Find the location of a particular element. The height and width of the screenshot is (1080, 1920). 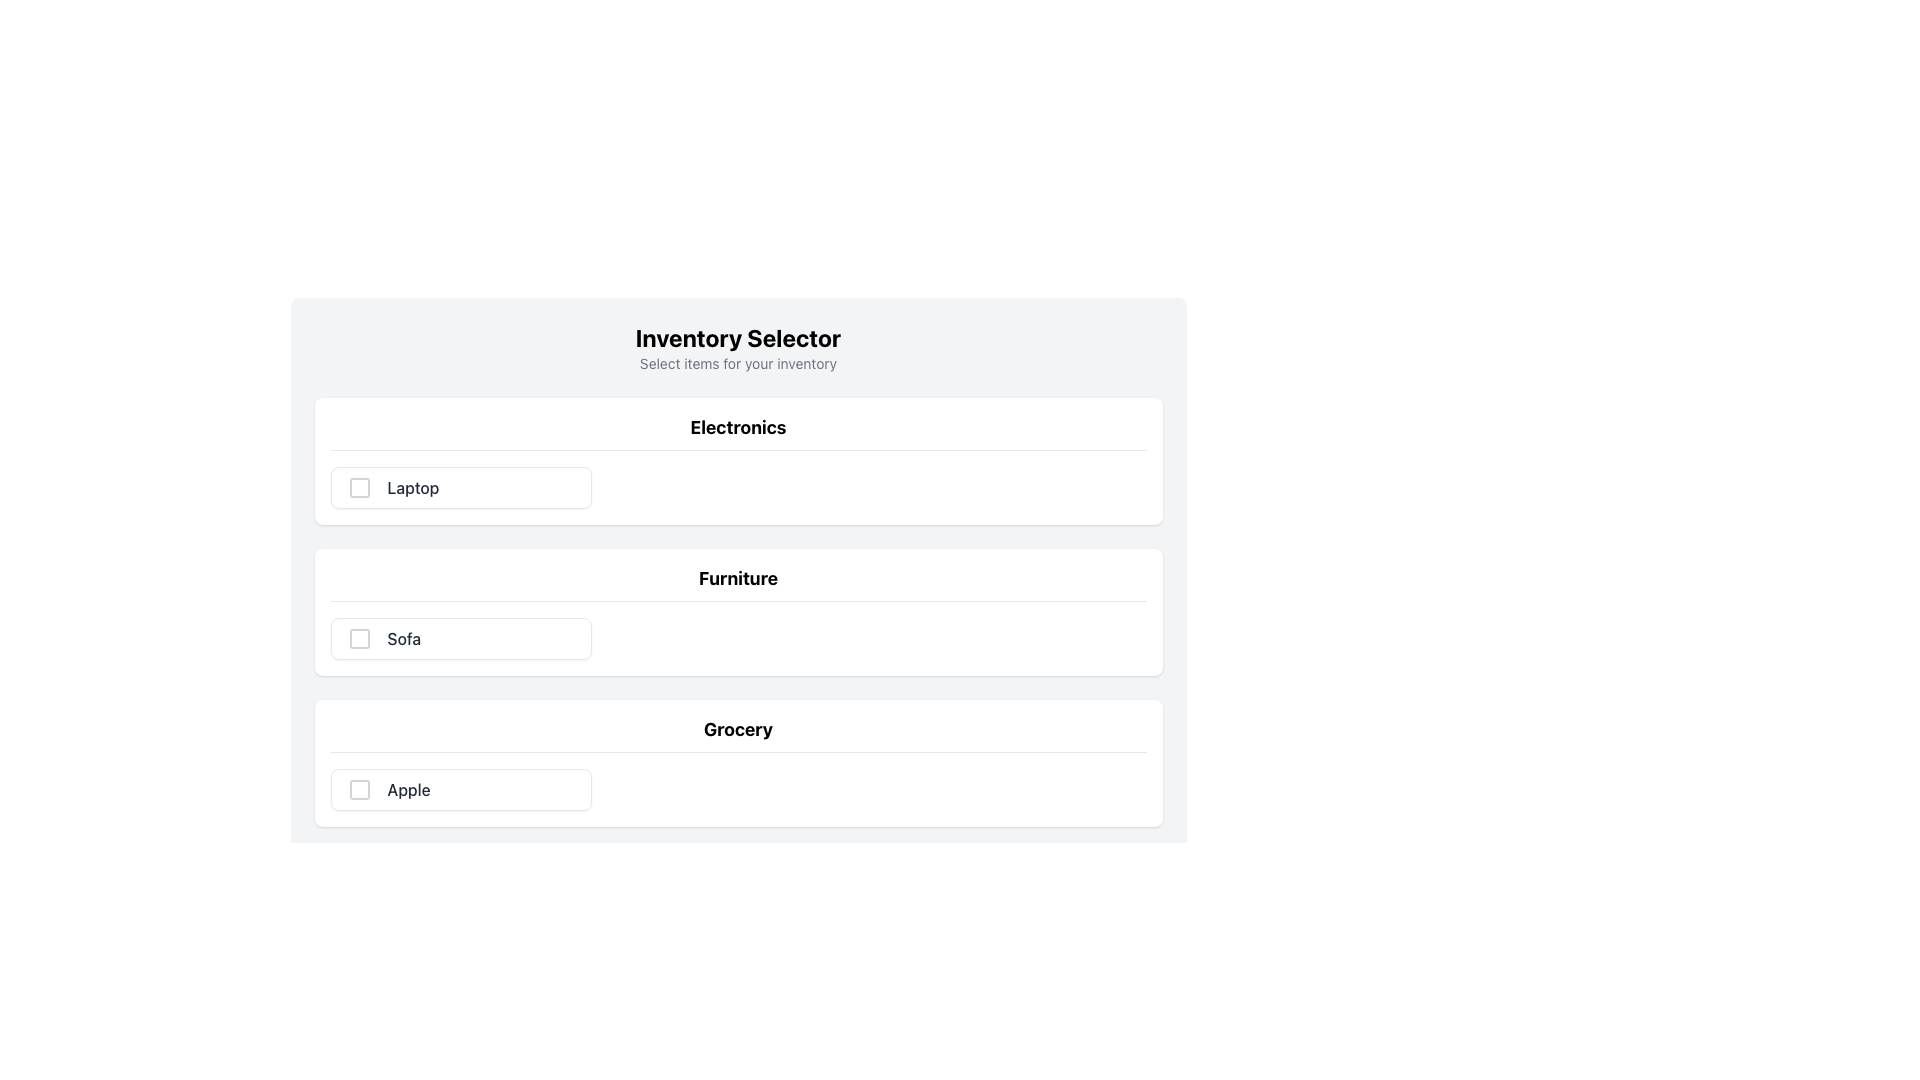

the unselected checkbox located to the left of the 'Laptop' text is located at coordinates (359, 488).